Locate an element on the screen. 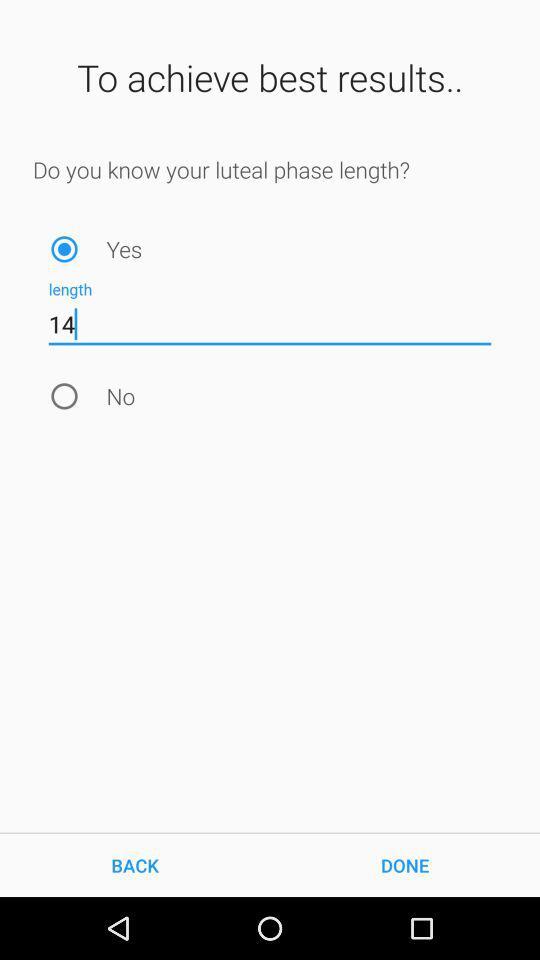 This screenshot has height=960, width=540. item to the left of the yes icon is located at coordinates (64, 248).